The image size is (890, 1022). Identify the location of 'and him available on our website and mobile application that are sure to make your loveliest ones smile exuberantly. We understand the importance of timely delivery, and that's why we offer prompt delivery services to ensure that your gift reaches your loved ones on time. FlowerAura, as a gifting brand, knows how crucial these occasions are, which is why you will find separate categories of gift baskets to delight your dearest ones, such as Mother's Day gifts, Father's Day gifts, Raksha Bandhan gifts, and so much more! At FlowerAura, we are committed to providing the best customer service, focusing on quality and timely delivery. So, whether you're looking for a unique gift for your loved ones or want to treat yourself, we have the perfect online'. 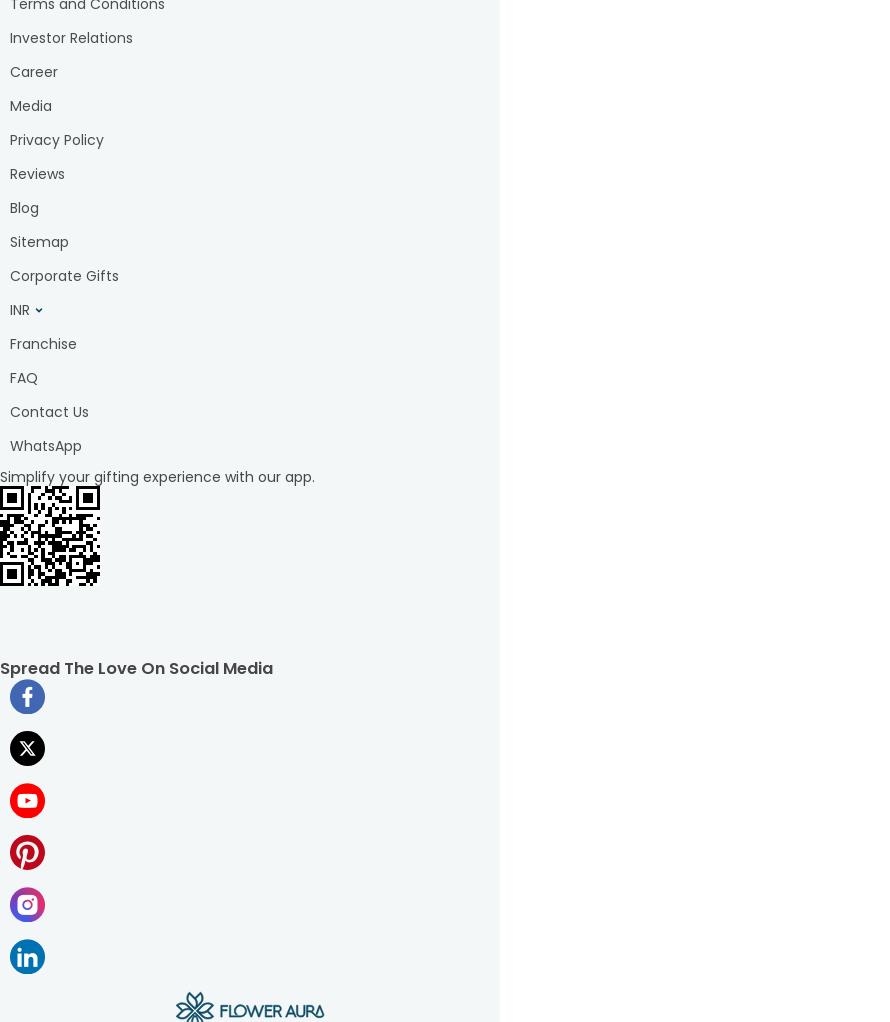
(249, 764).